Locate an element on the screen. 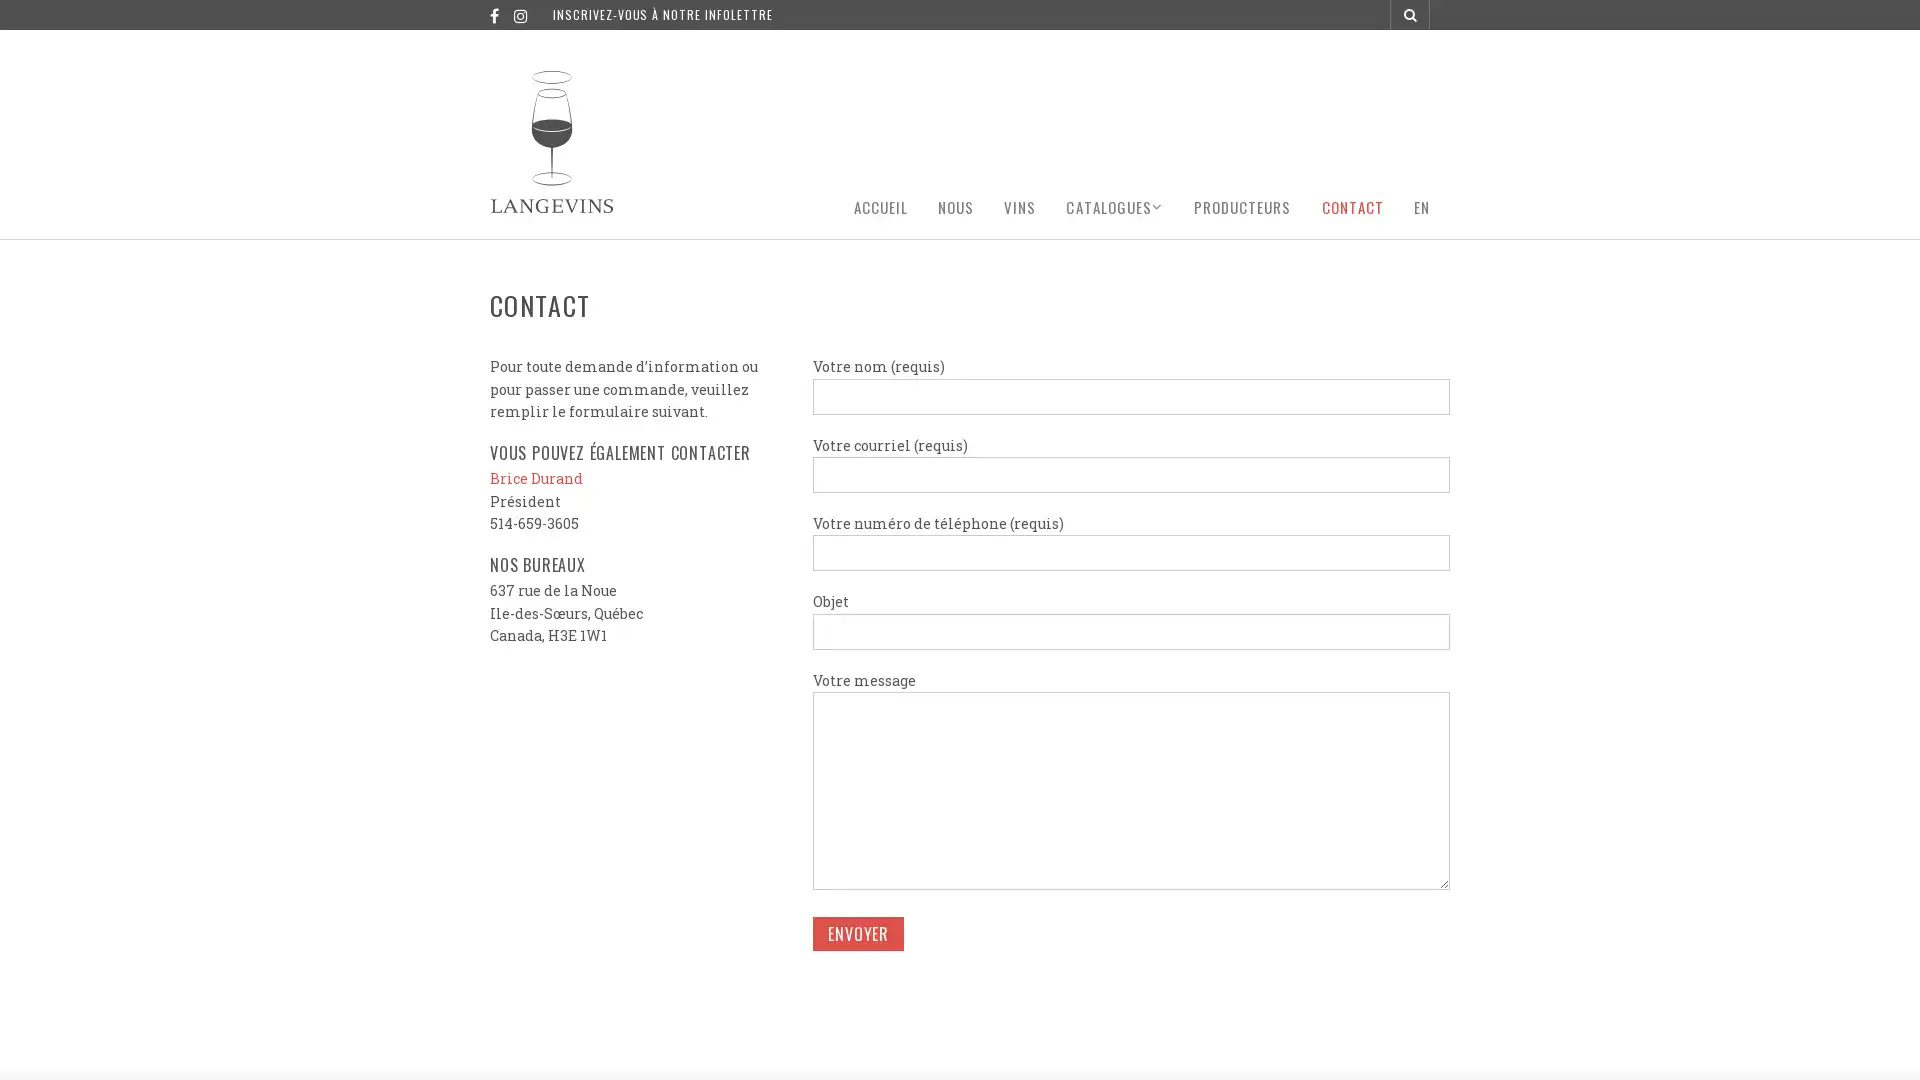  Envoyer is located at coordinates (858, 933).